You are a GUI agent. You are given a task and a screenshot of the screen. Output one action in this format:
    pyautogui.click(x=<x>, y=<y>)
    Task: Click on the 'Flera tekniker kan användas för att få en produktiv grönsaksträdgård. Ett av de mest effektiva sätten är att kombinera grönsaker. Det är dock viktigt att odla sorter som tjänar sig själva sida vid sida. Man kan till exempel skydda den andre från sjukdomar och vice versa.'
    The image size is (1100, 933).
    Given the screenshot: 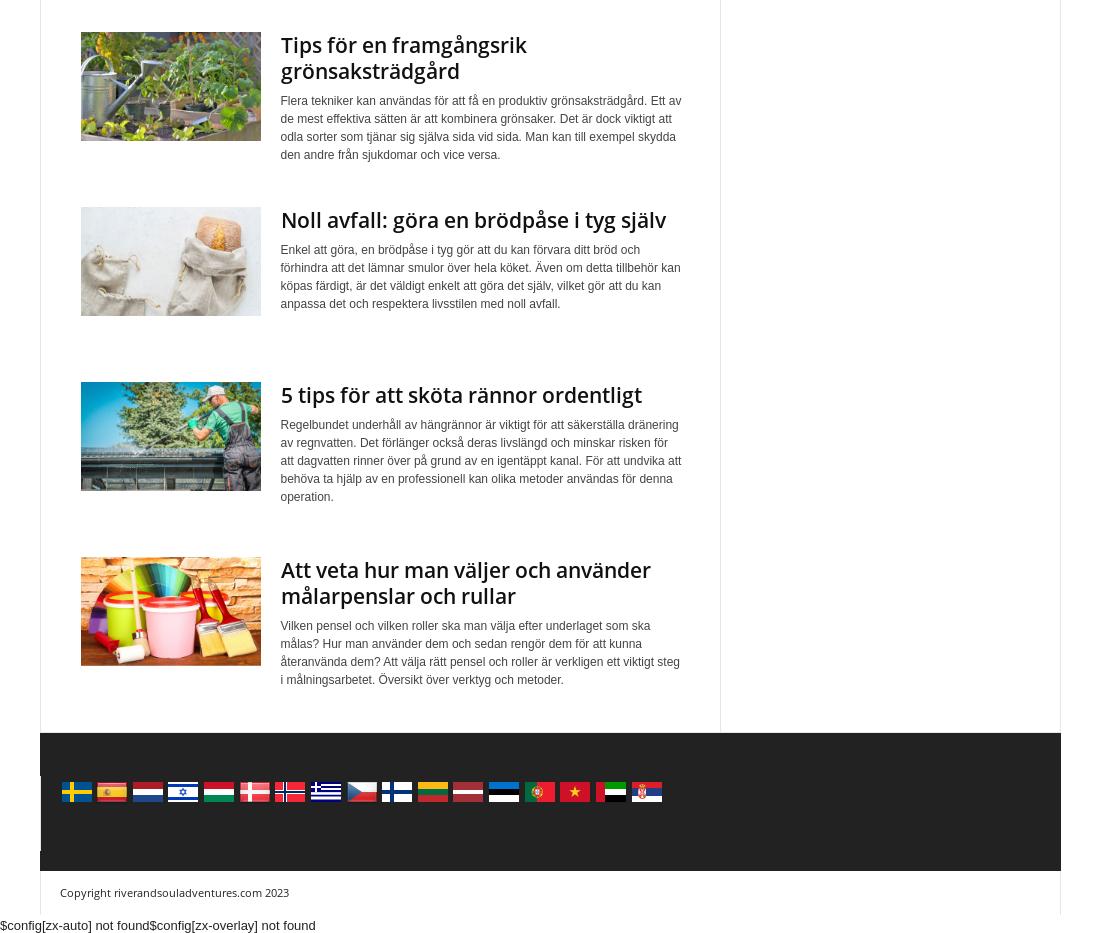 What is the action you would take?
    pyautogui.click(x=278, y=127)
    